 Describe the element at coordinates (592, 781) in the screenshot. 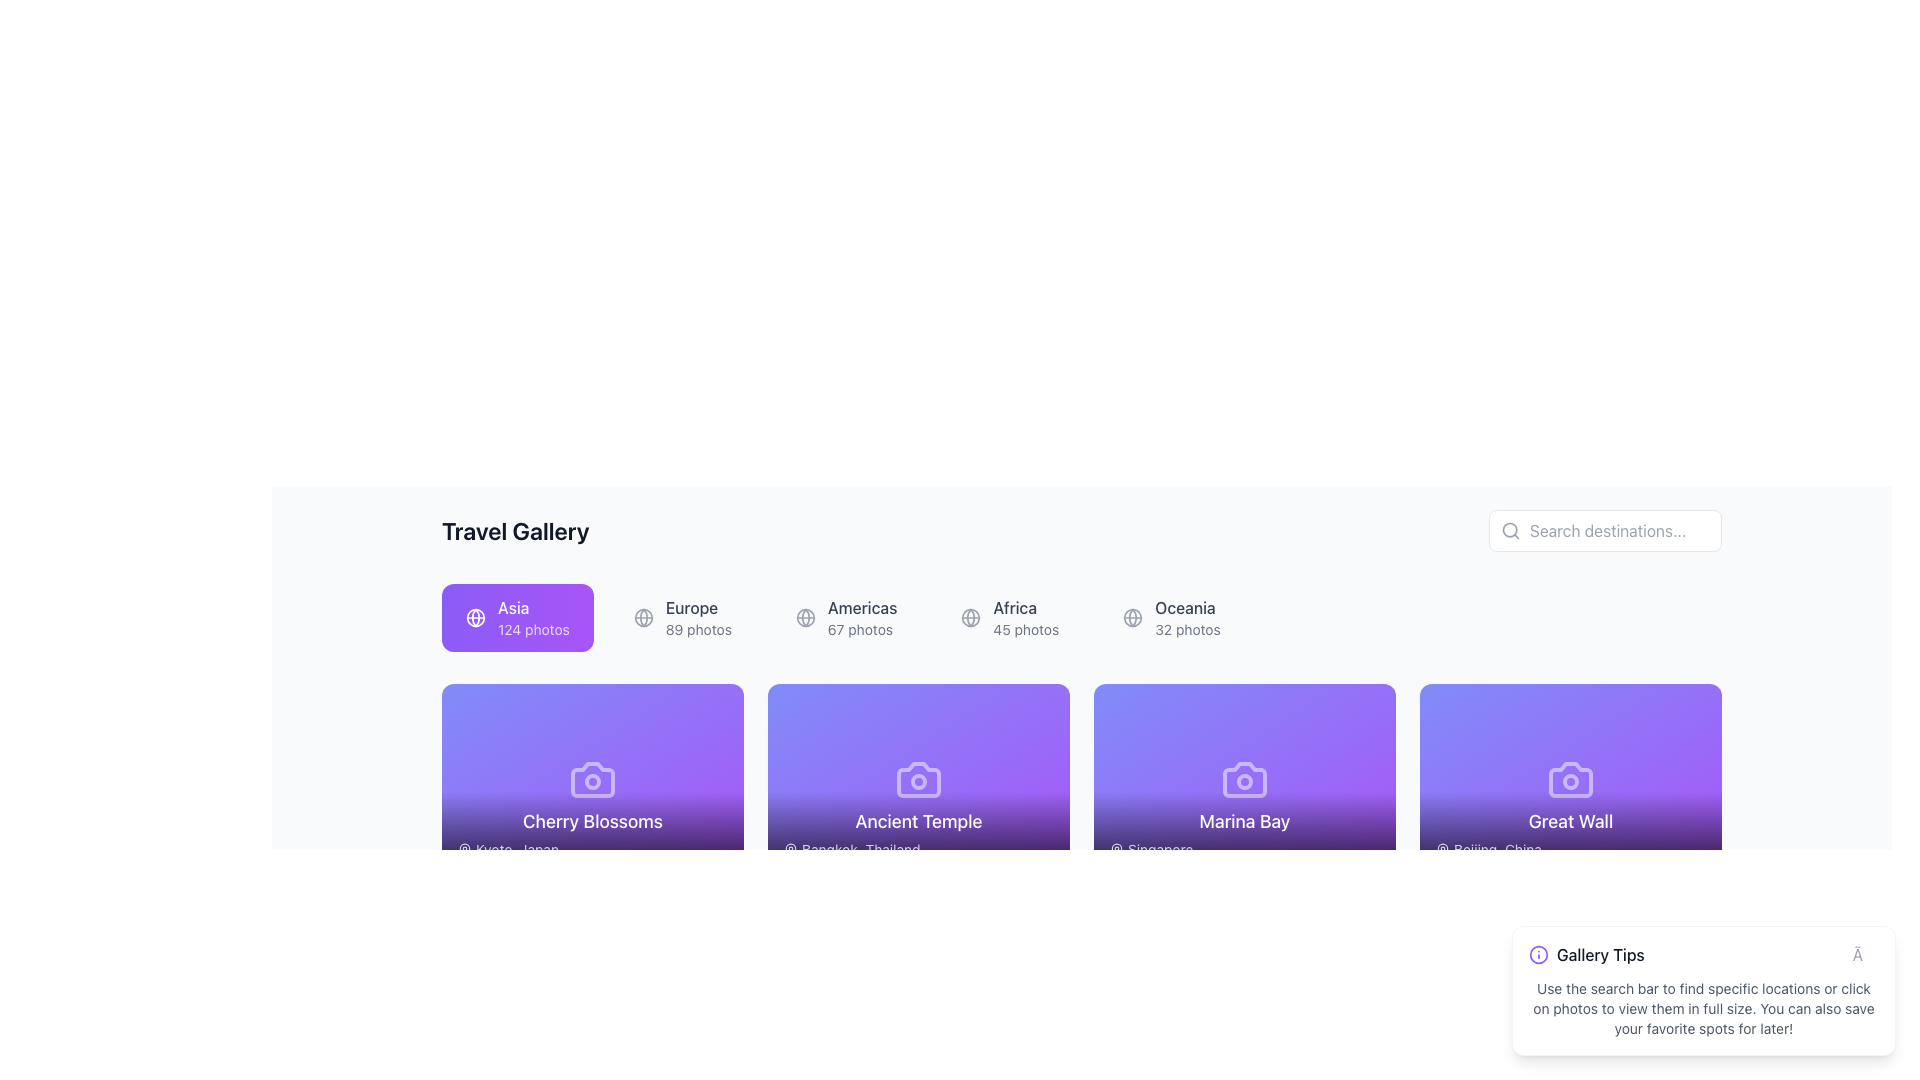

I see `the circular design element at the center of the camera icon within the 'Cherry Blossoms' card` at that location.